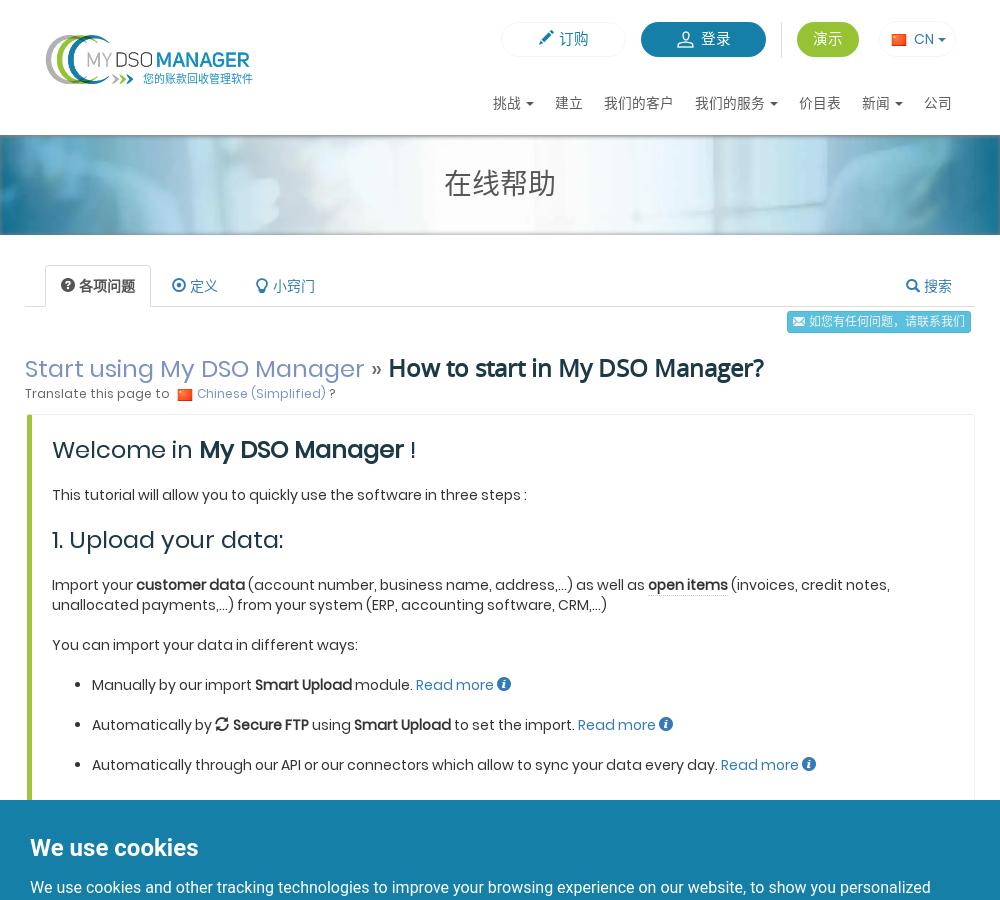 The height and width of the screenshot is (900, 1000). What do you see at coordinates (289, 494) in the screenshot?
I see `'This tutorial will allow you to quickly use the software in three steps :'` at bounding box center [289, 494].